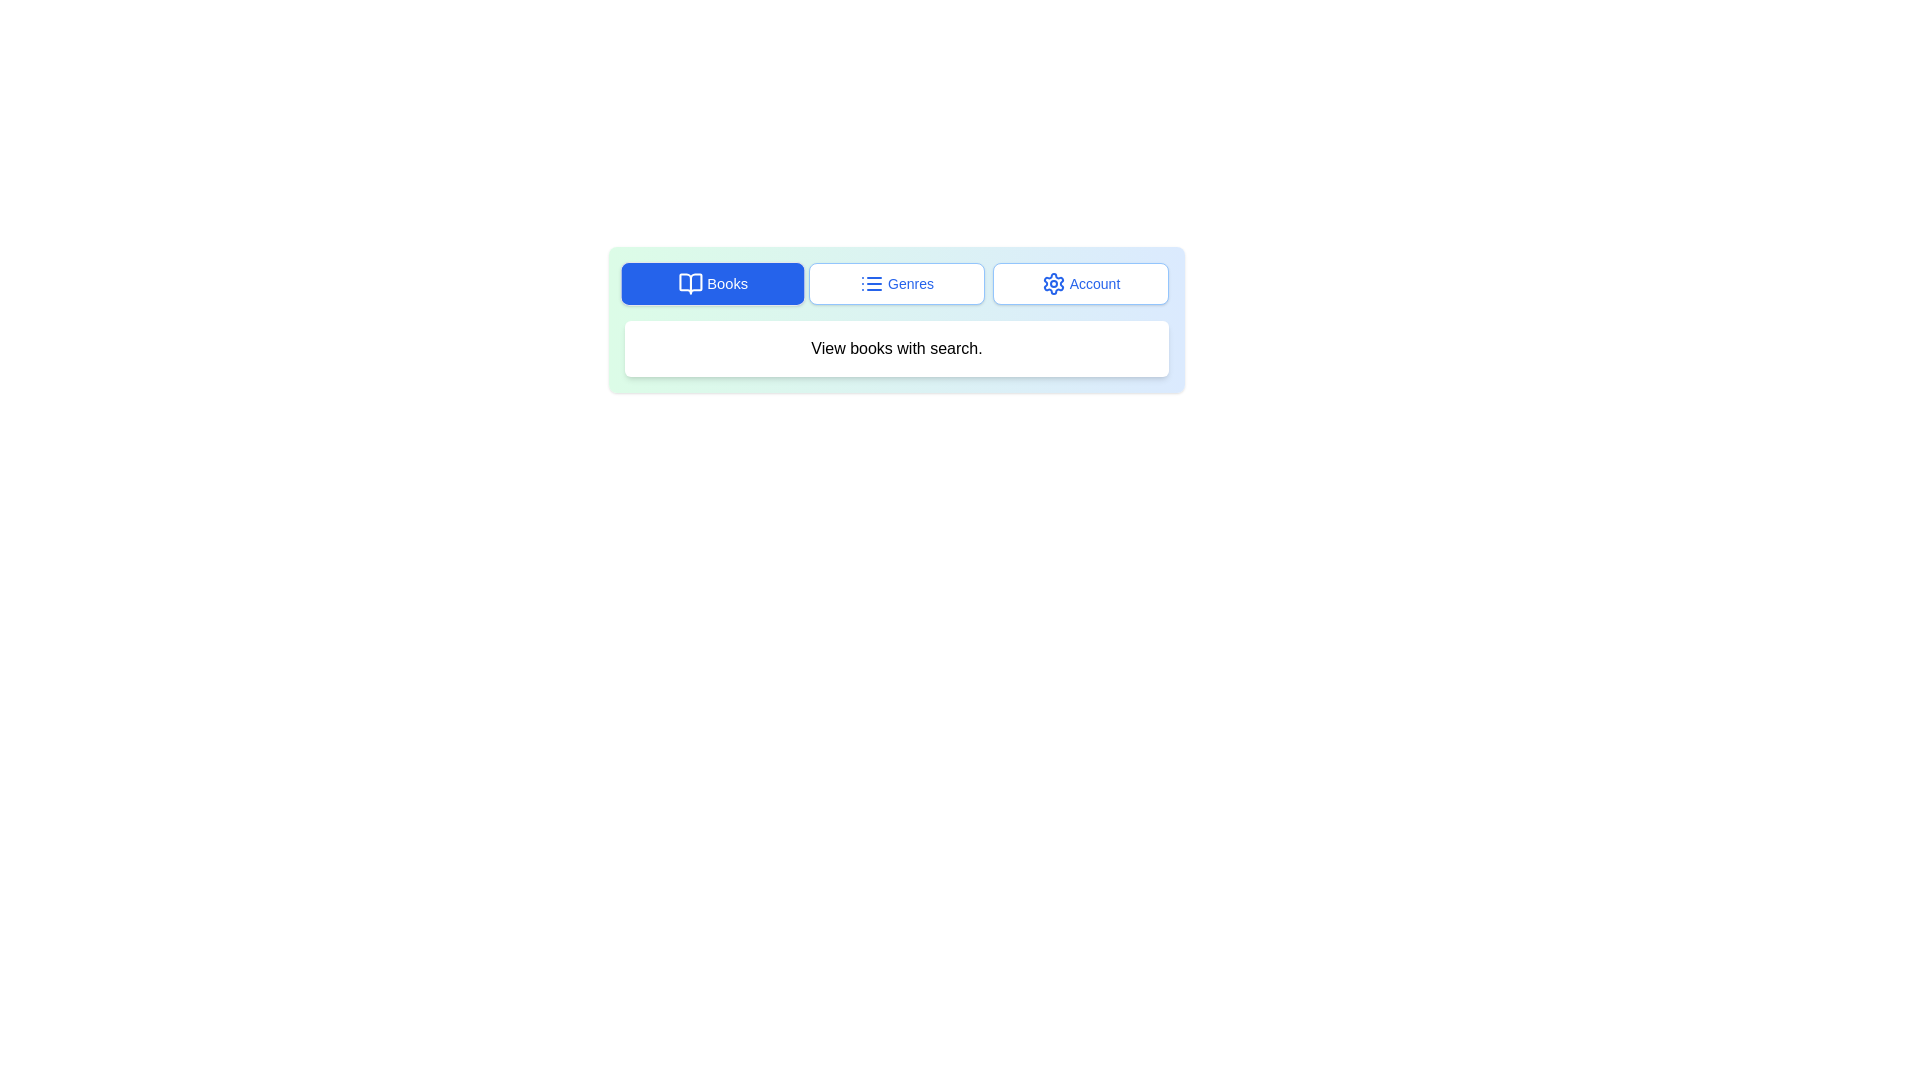 This screenshot has height=1080, width=1920. Describe the element at coordinates (713, 284) in the screenshot. I see `the blue rectangular button labeled 'Books'` at that location.